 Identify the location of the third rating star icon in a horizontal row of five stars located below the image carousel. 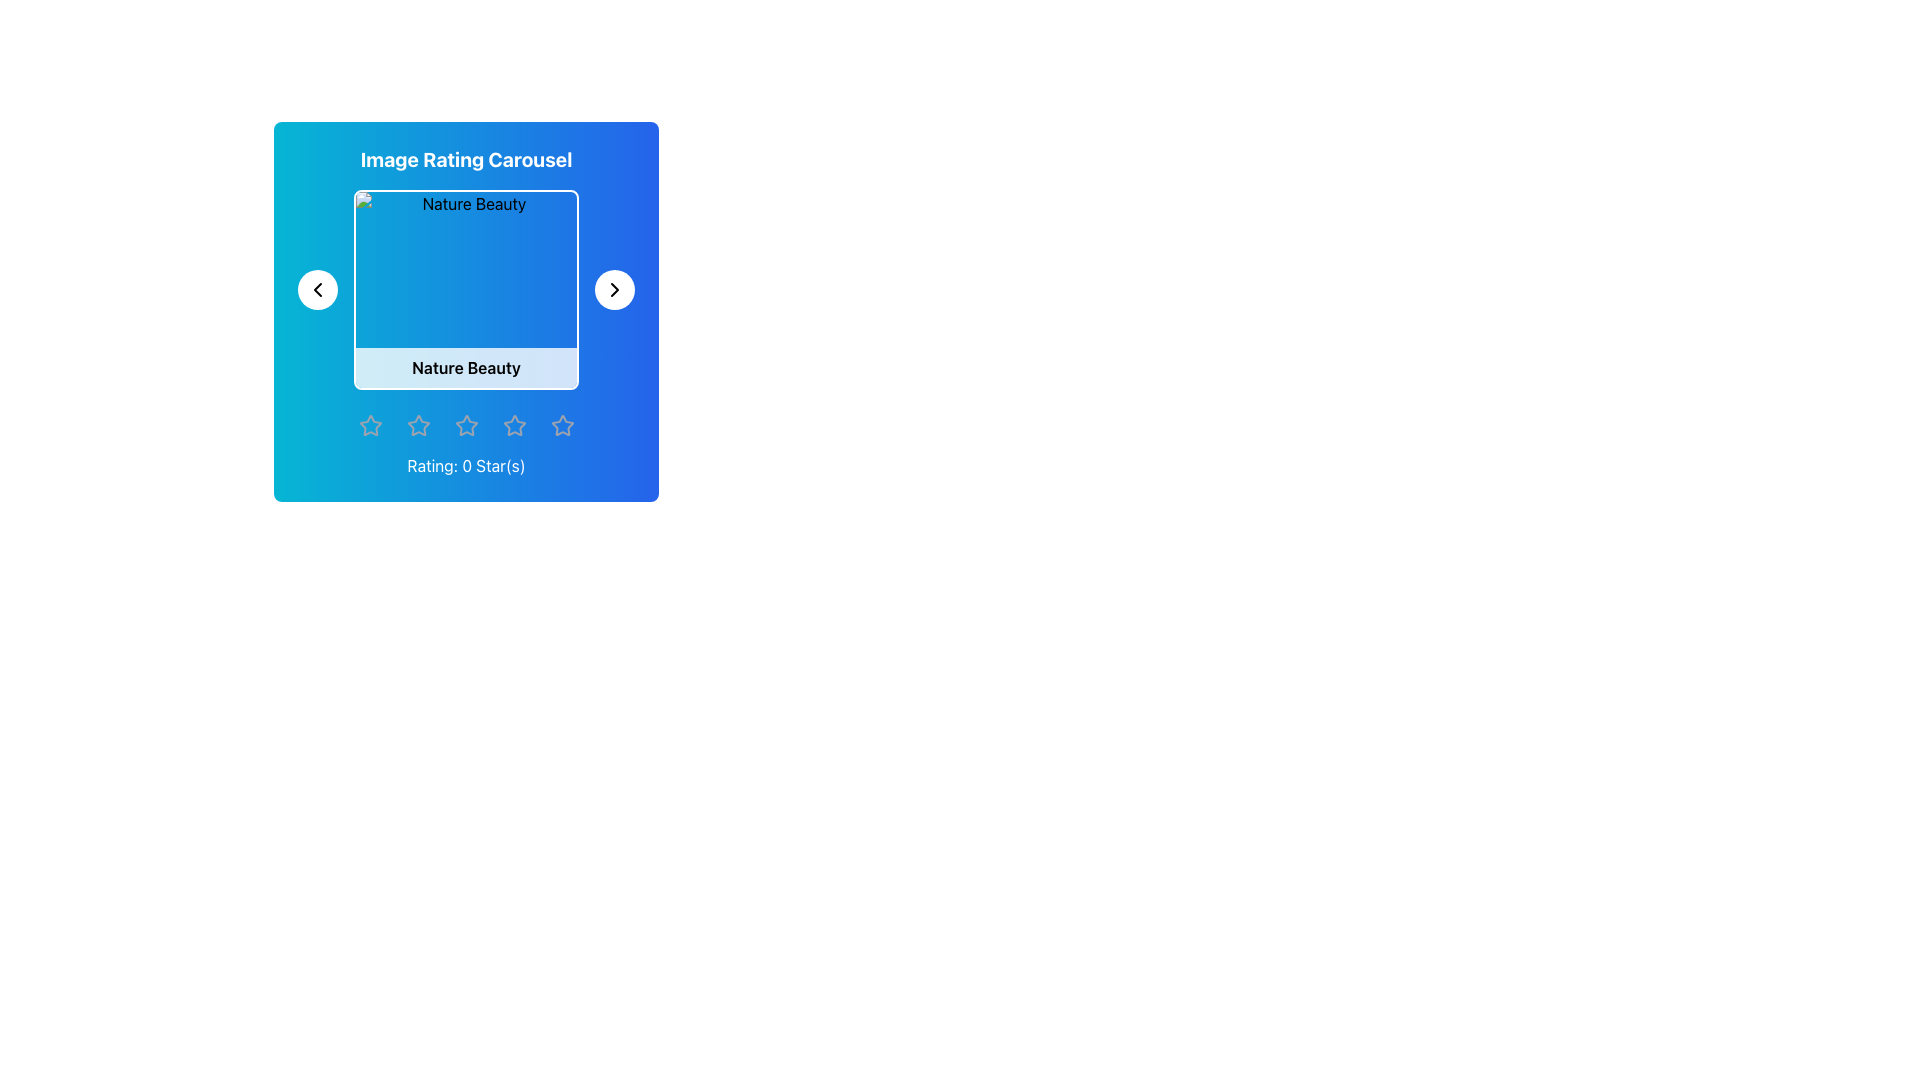
(465, 424).